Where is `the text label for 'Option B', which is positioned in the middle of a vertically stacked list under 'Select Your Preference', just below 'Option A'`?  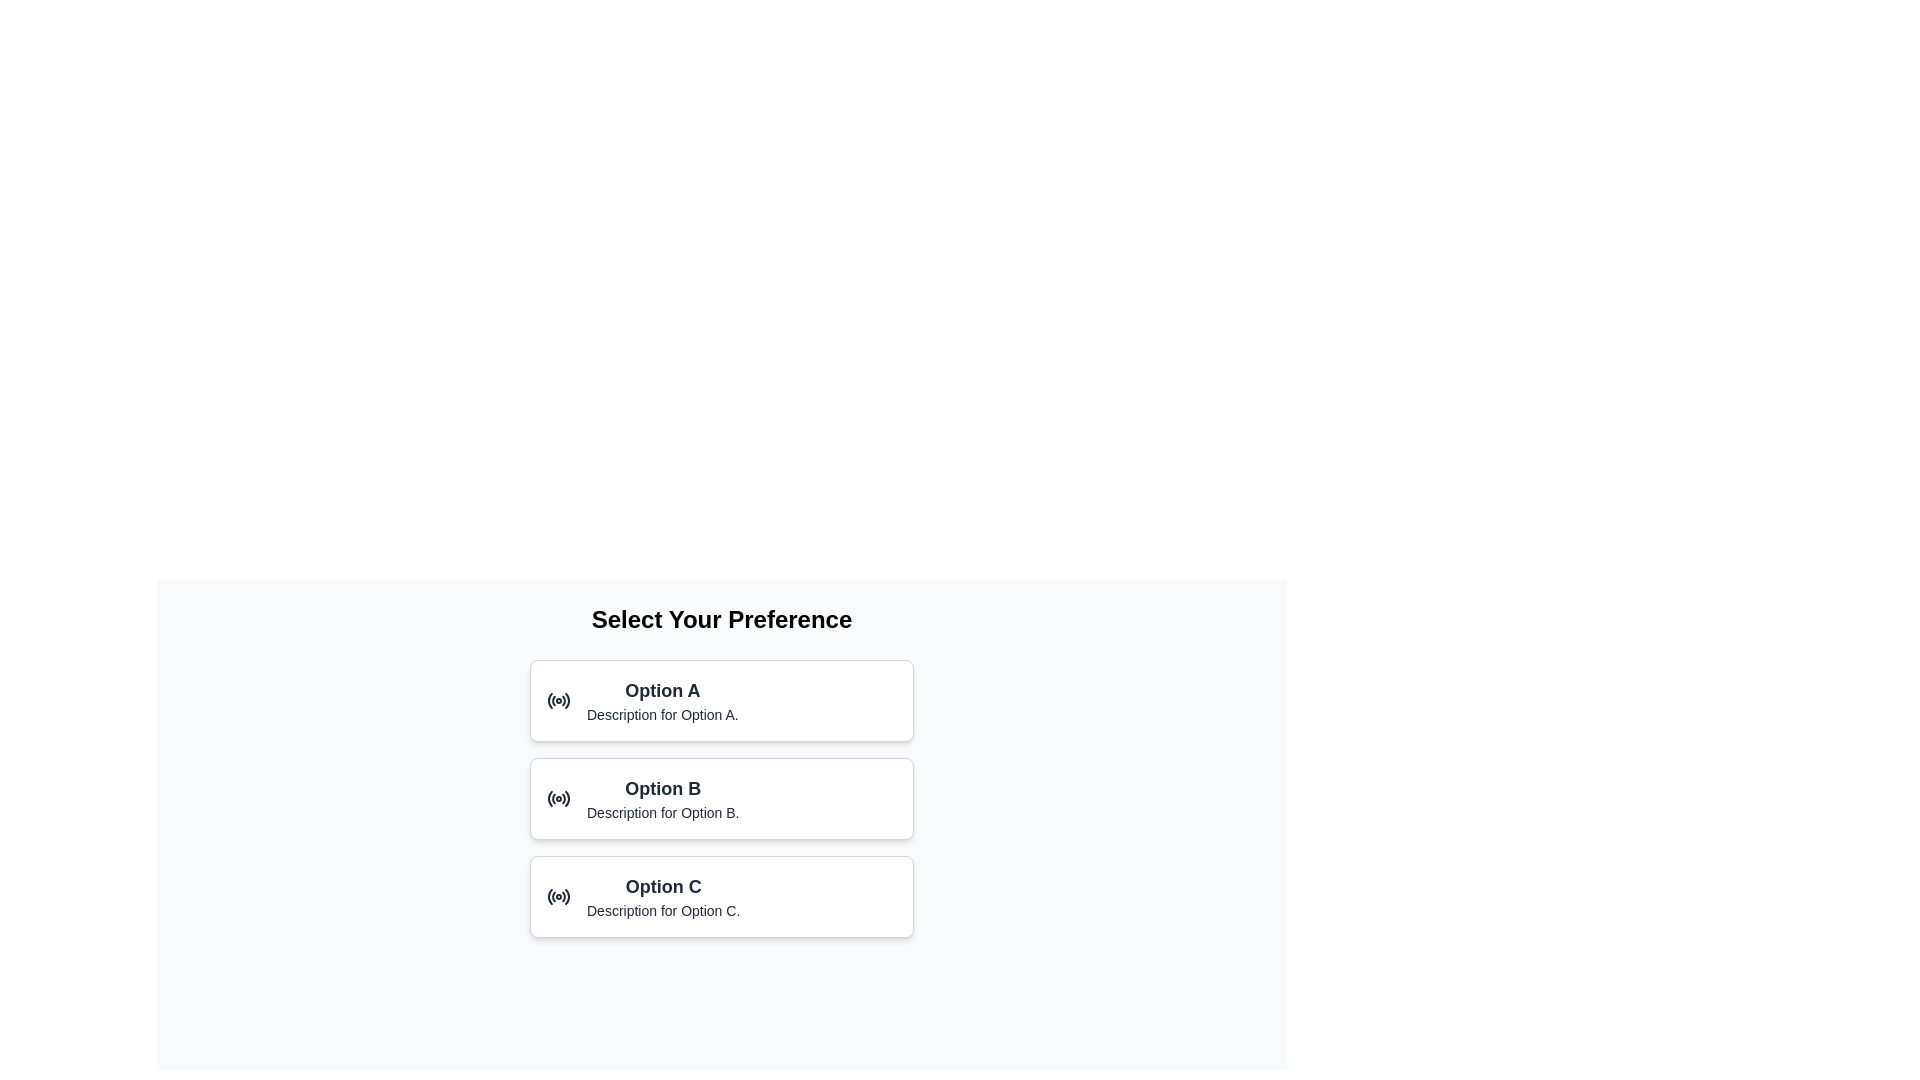 the text label for 'Option B', which is positioned in the middle of a vertically stacked list under 'Select Your Preference', just below 'Option A' is located at coordinates (663, 788).